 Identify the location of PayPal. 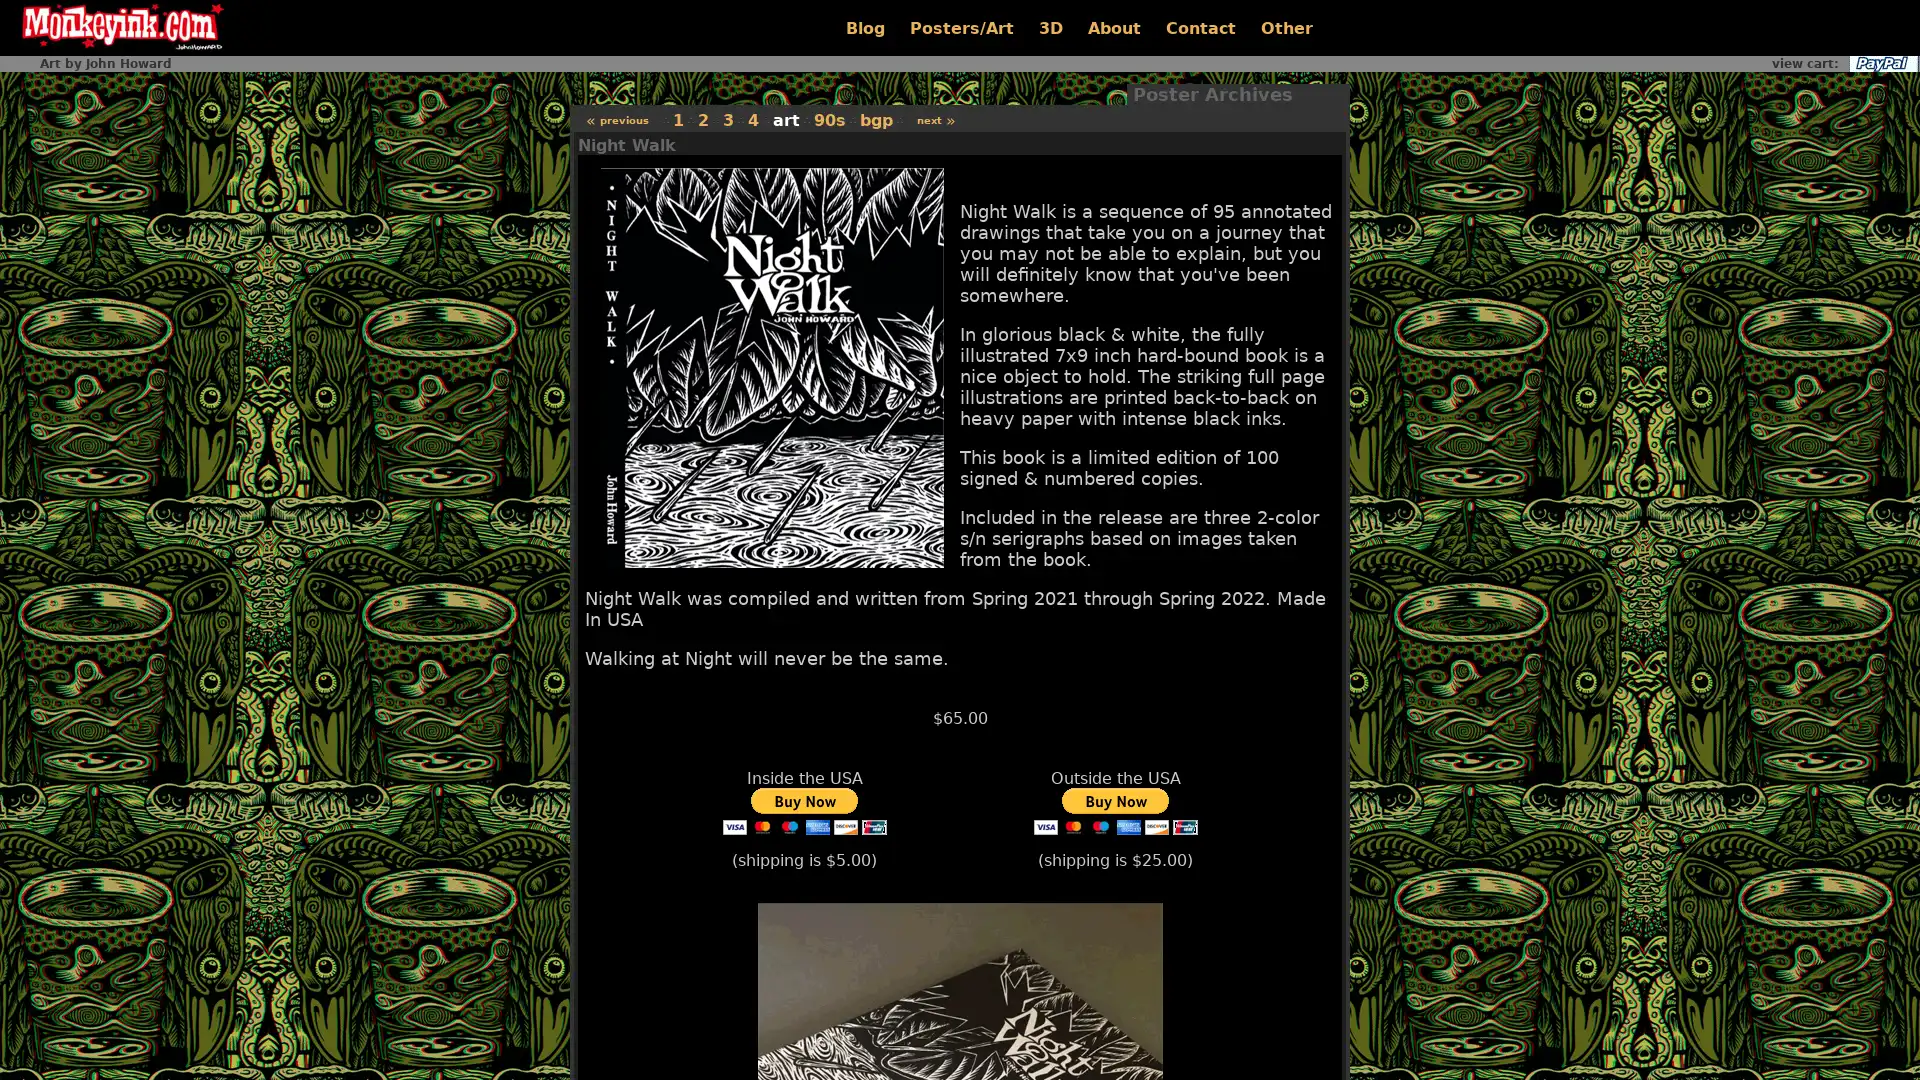
(1881, 63).